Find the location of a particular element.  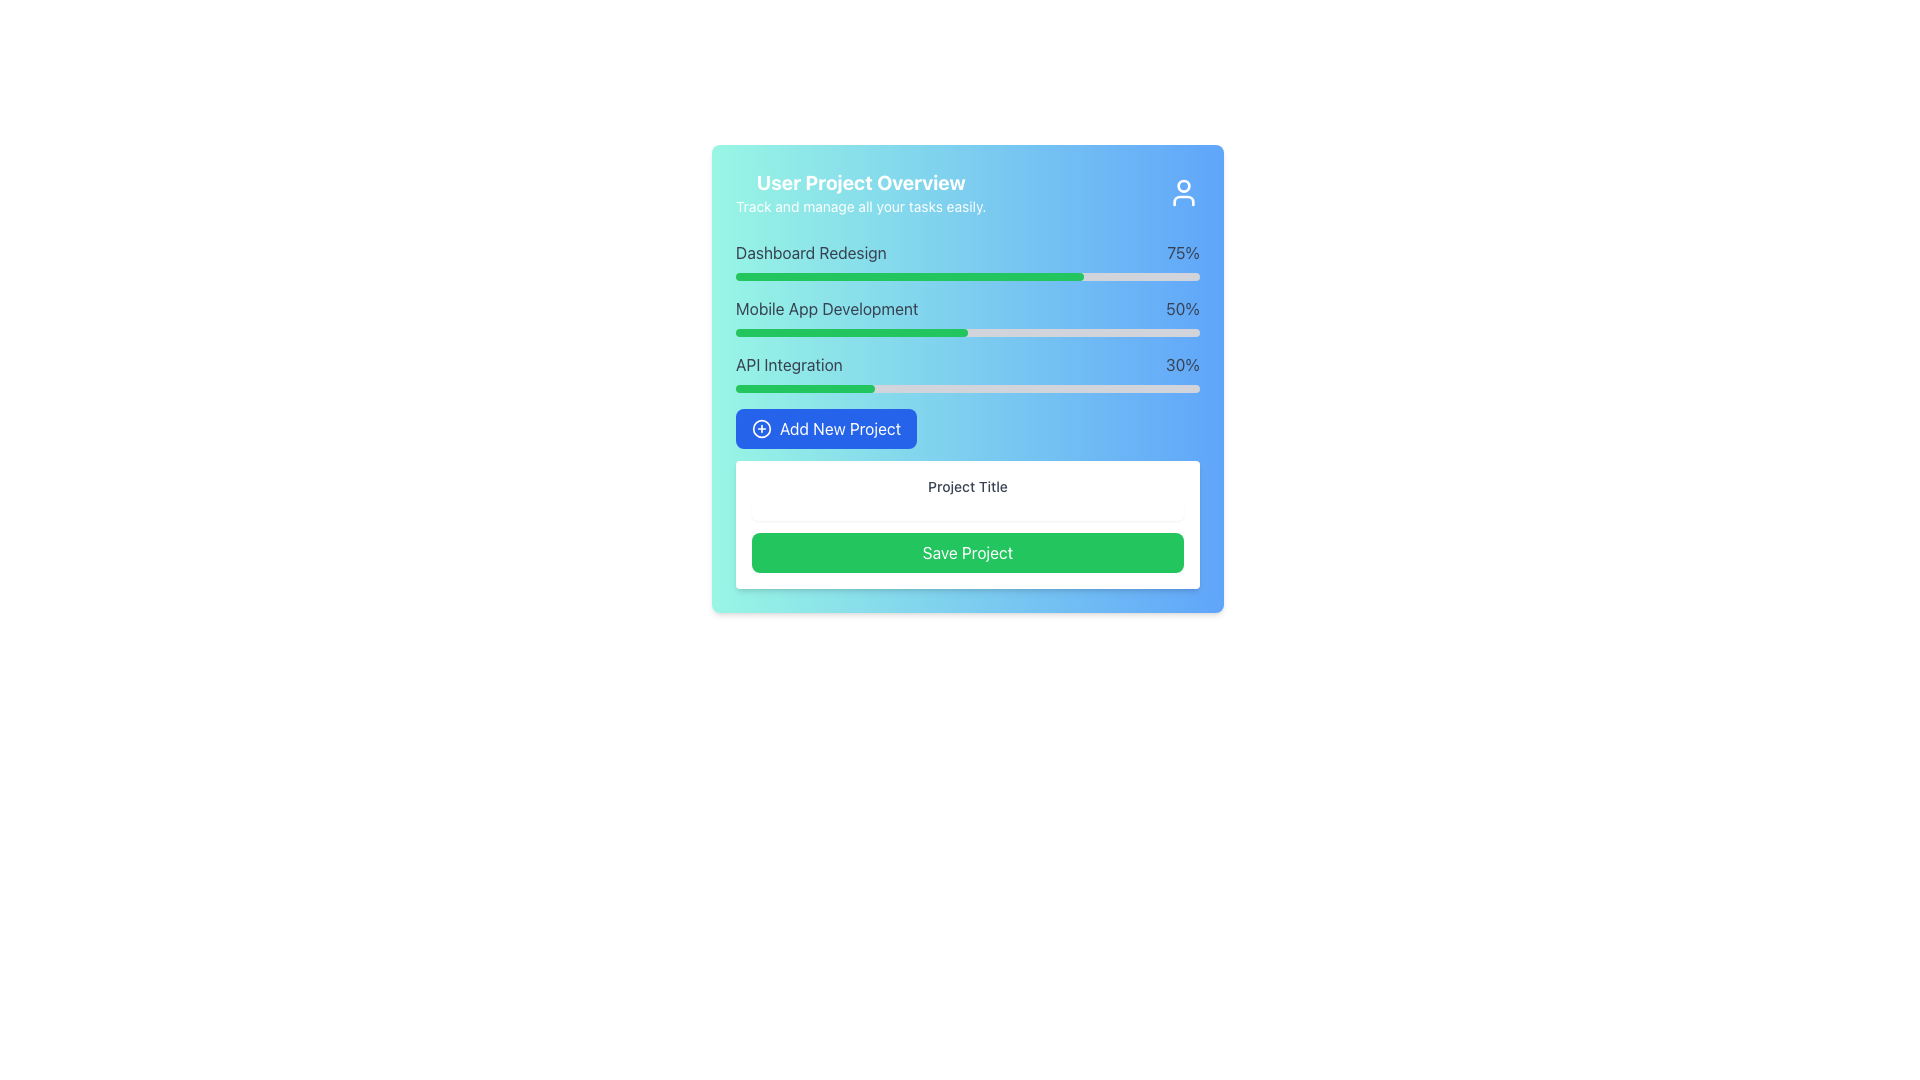

the second progress bar indicating 50% completion for 'Mobile App Development' is located at coordinates (851, 331).